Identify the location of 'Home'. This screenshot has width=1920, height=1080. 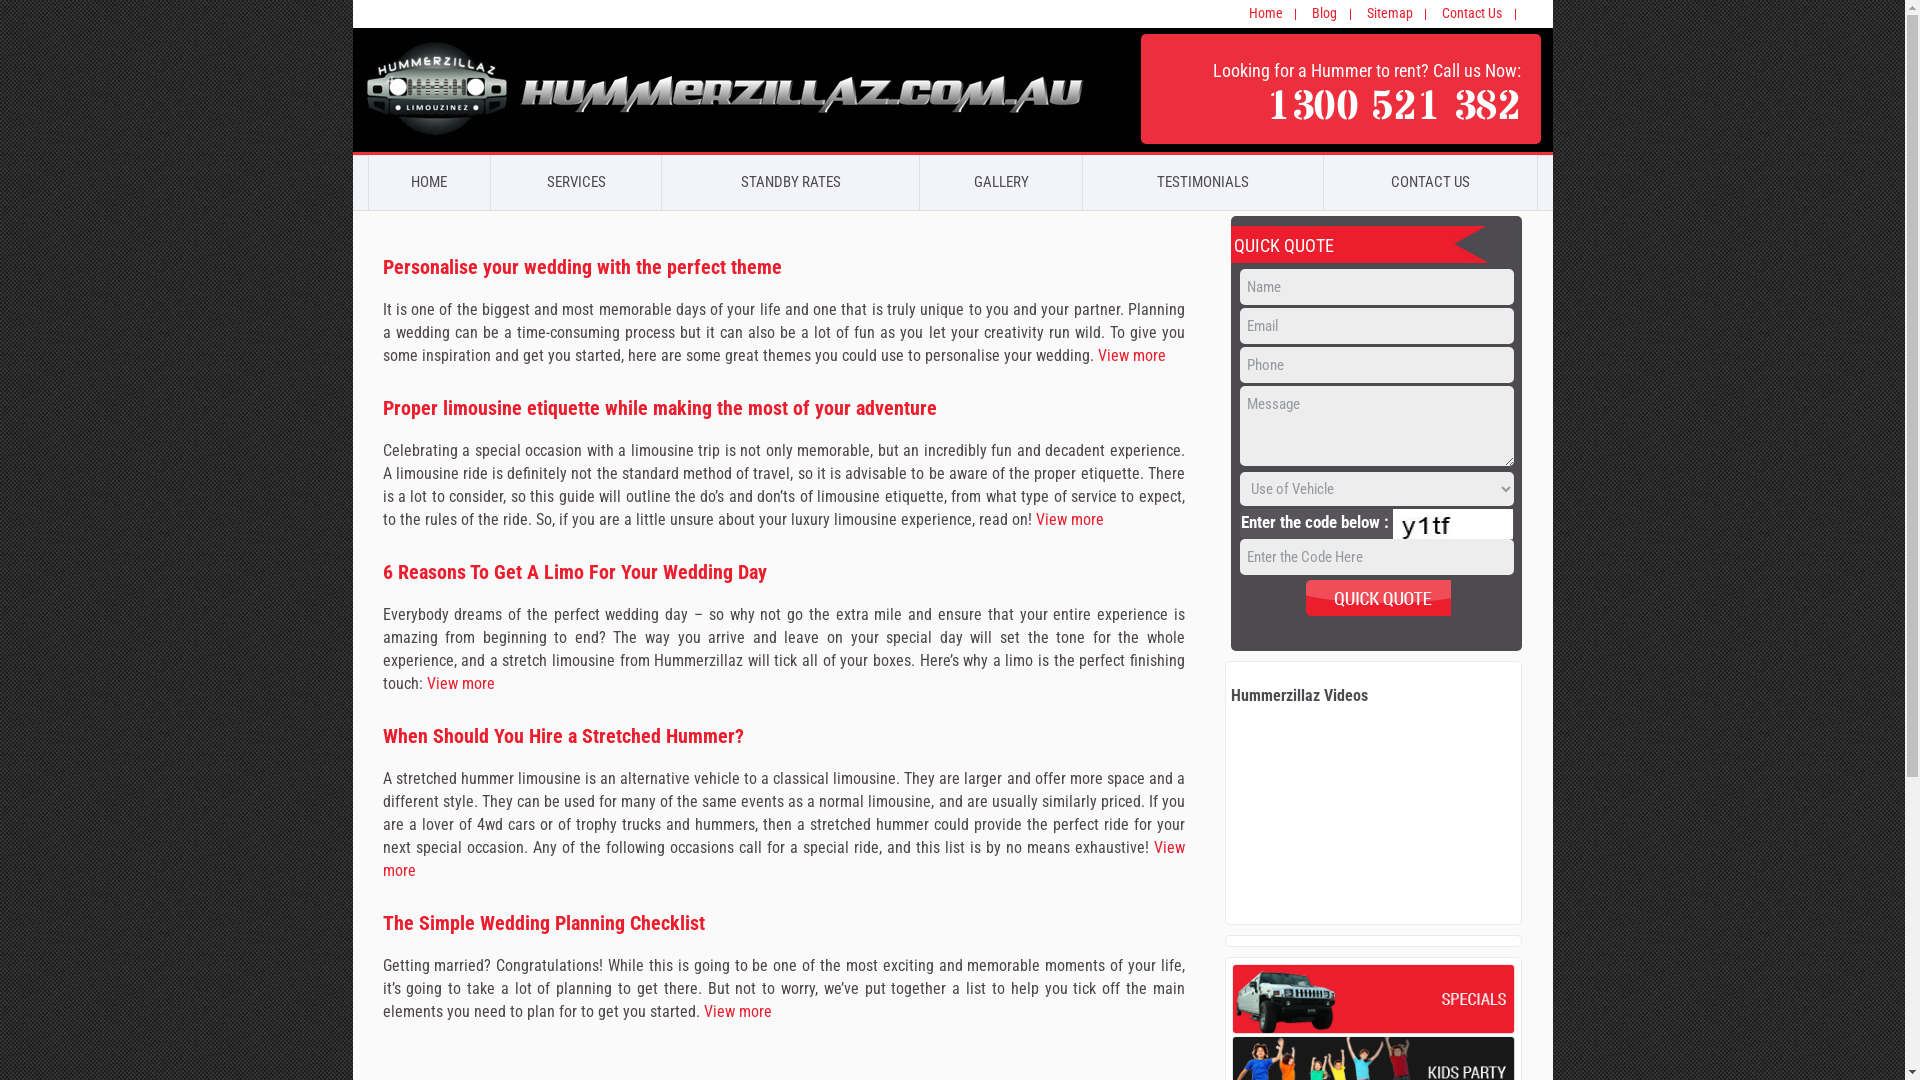
(1264, 12).